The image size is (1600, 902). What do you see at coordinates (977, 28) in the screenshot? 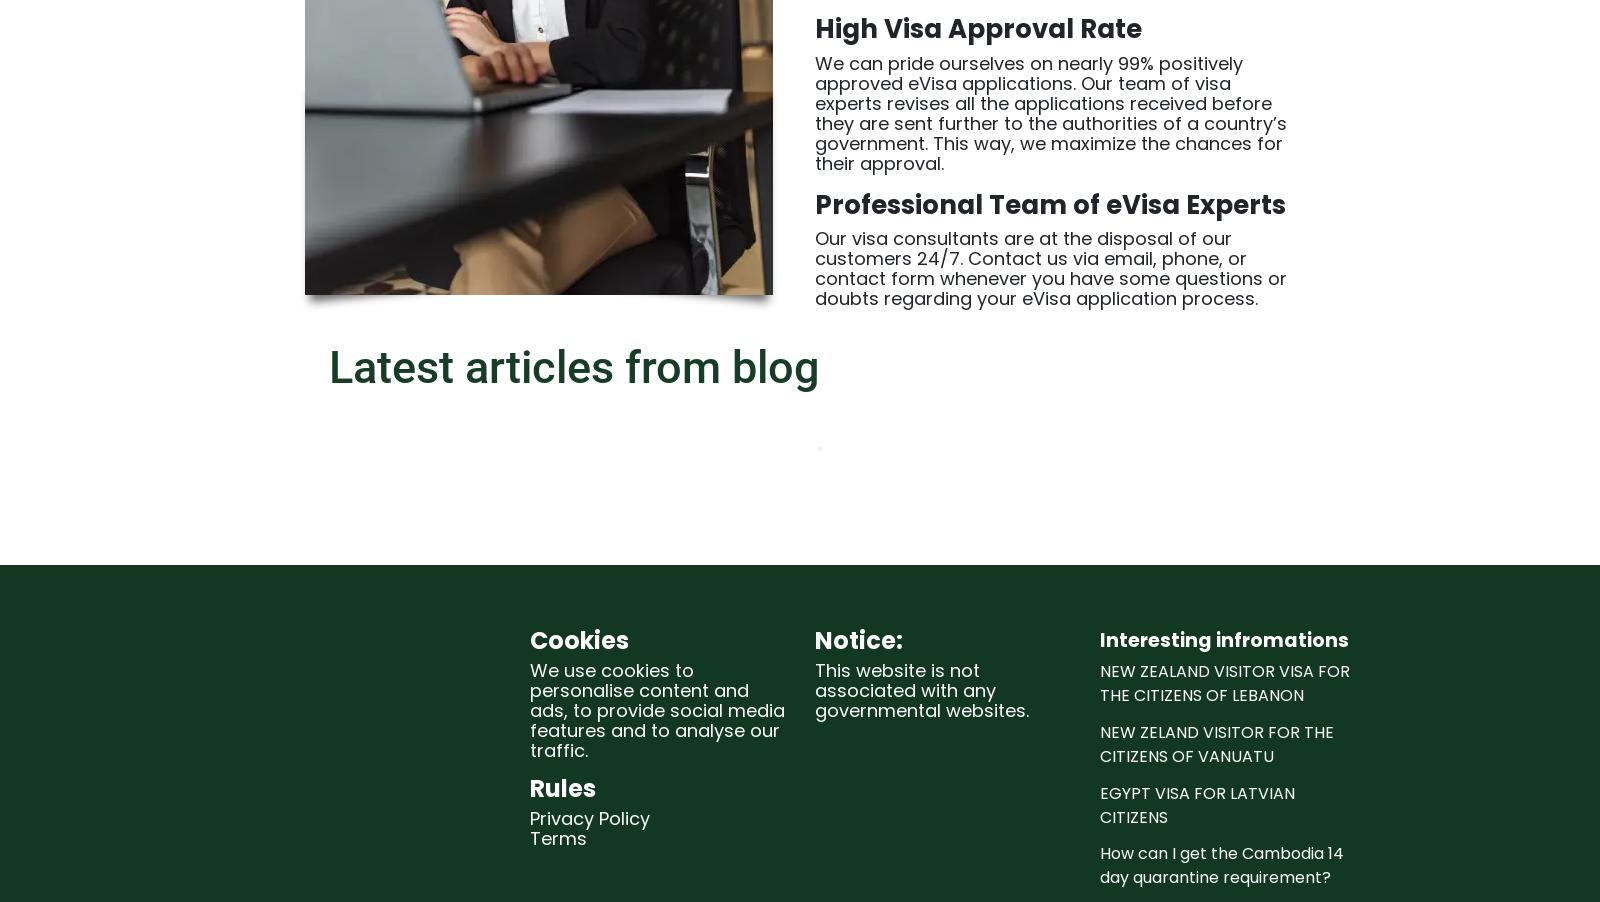
I see `'High Visa Approval Rate'` at bounding box center [977, 28].